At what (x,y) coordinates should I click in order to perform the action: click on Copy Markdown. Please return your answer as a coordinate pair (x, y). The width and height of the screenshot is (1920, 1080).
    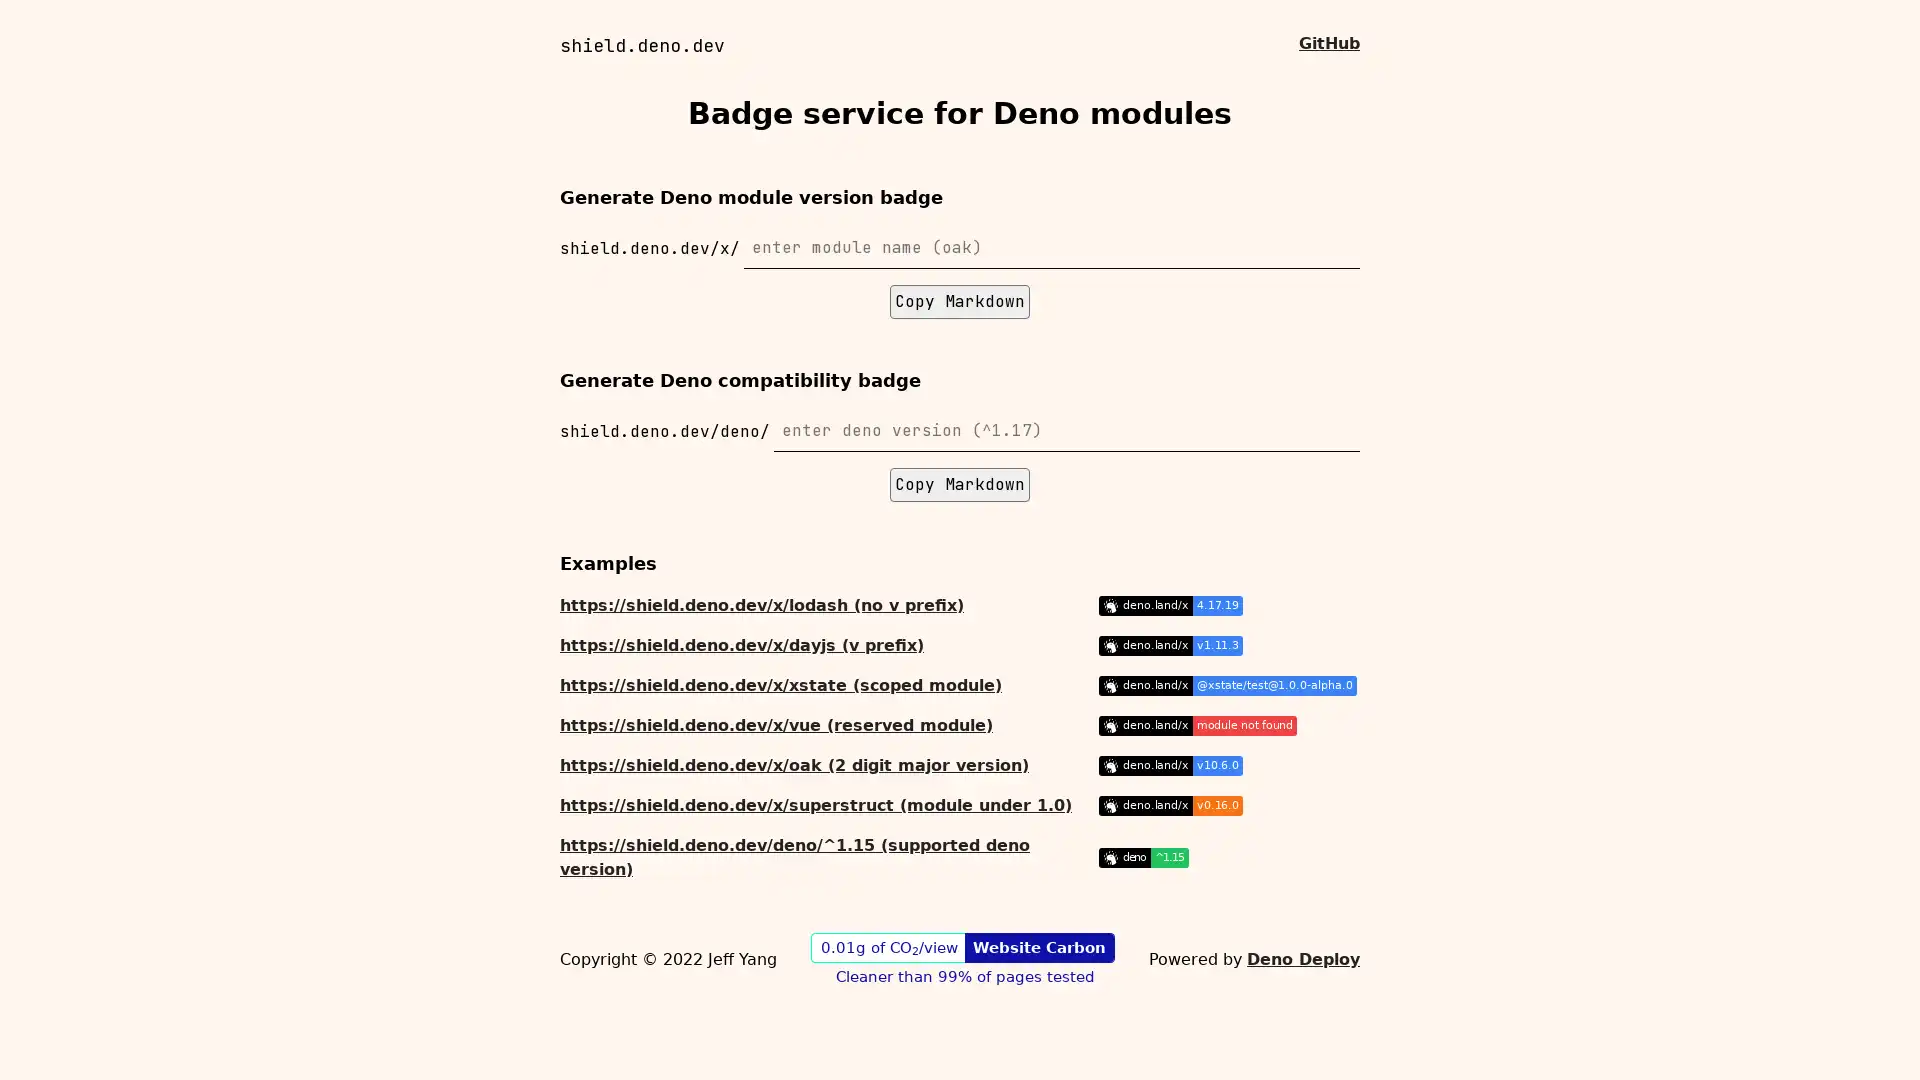
    Looking at the image, I should click on (960, 485).